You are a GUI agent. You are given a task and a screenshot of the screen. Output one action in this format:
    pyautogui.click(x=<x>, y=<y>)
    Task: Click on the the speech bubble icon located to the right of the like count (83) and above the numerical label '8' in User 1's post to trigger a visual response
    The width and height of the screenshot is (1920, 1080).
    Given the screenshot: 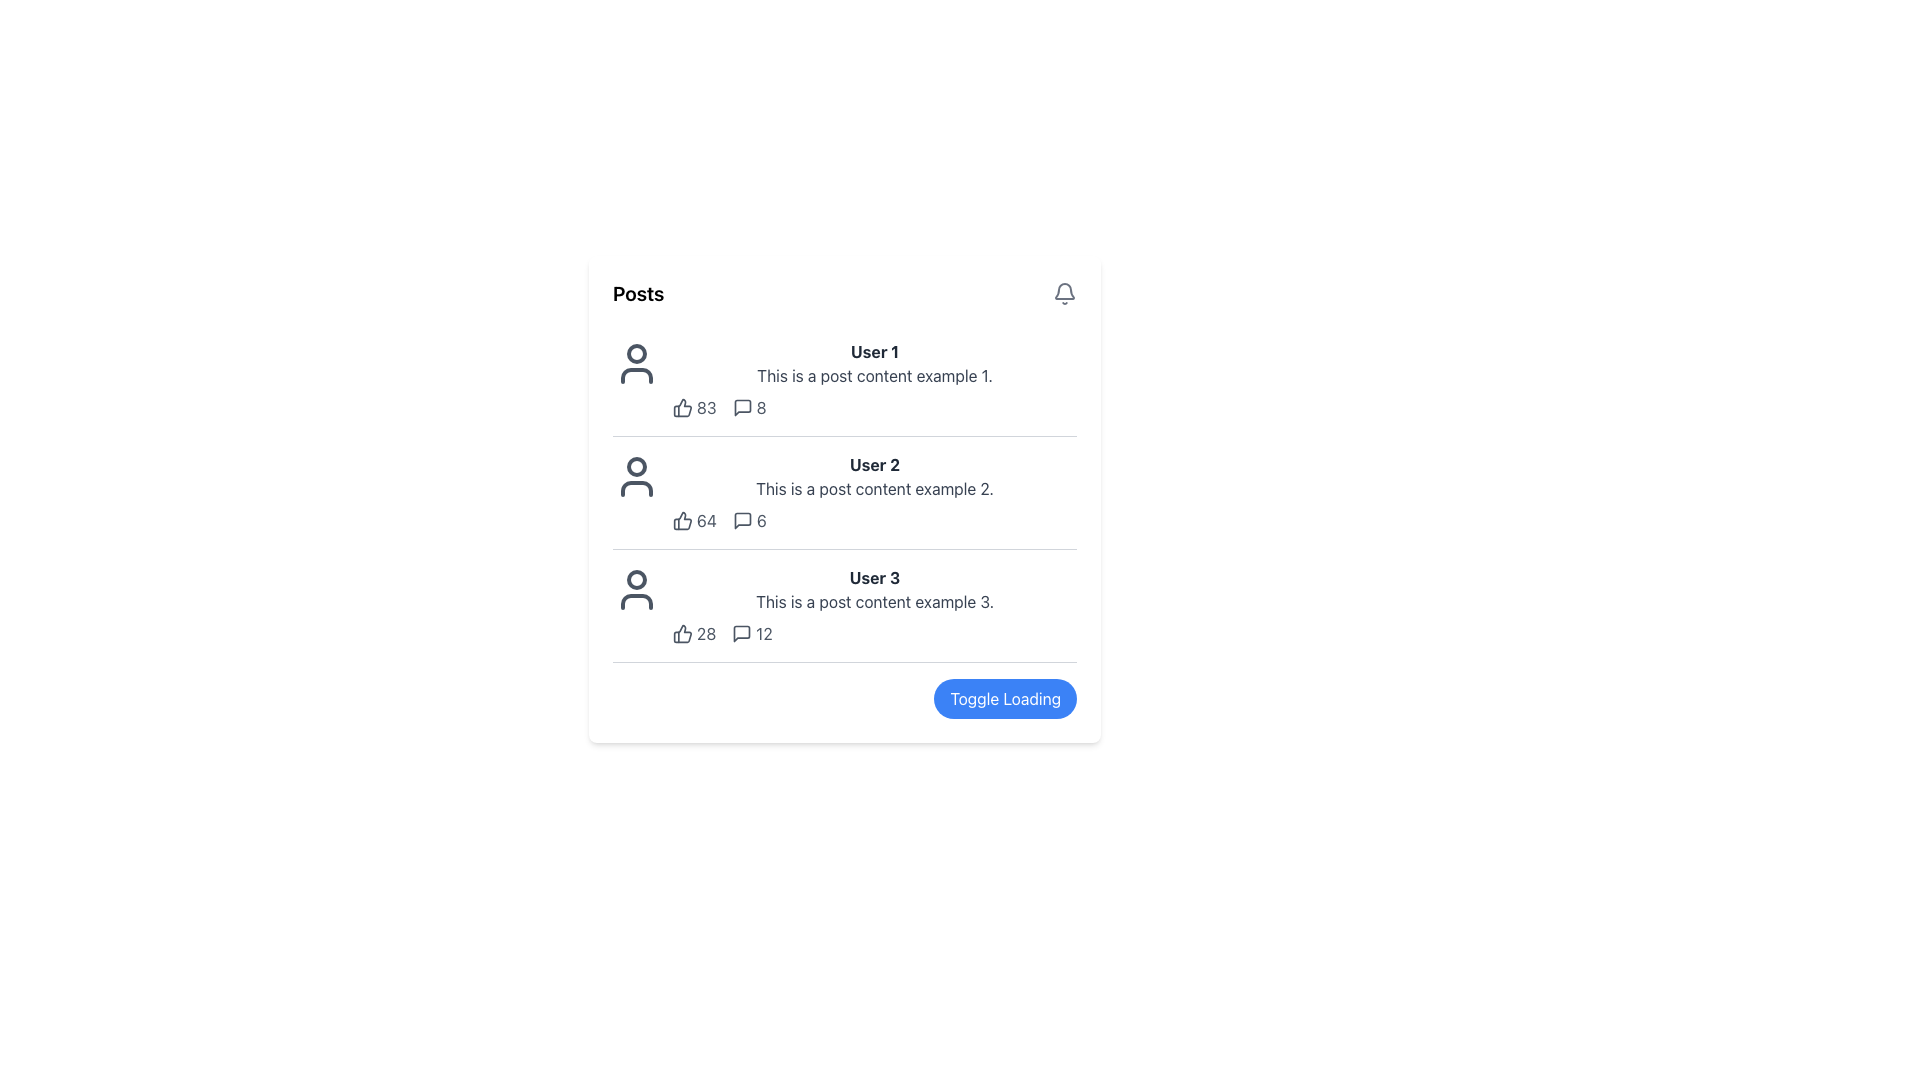 What is the action you would take?
    pyautogui.click(x=741, y=407)
    